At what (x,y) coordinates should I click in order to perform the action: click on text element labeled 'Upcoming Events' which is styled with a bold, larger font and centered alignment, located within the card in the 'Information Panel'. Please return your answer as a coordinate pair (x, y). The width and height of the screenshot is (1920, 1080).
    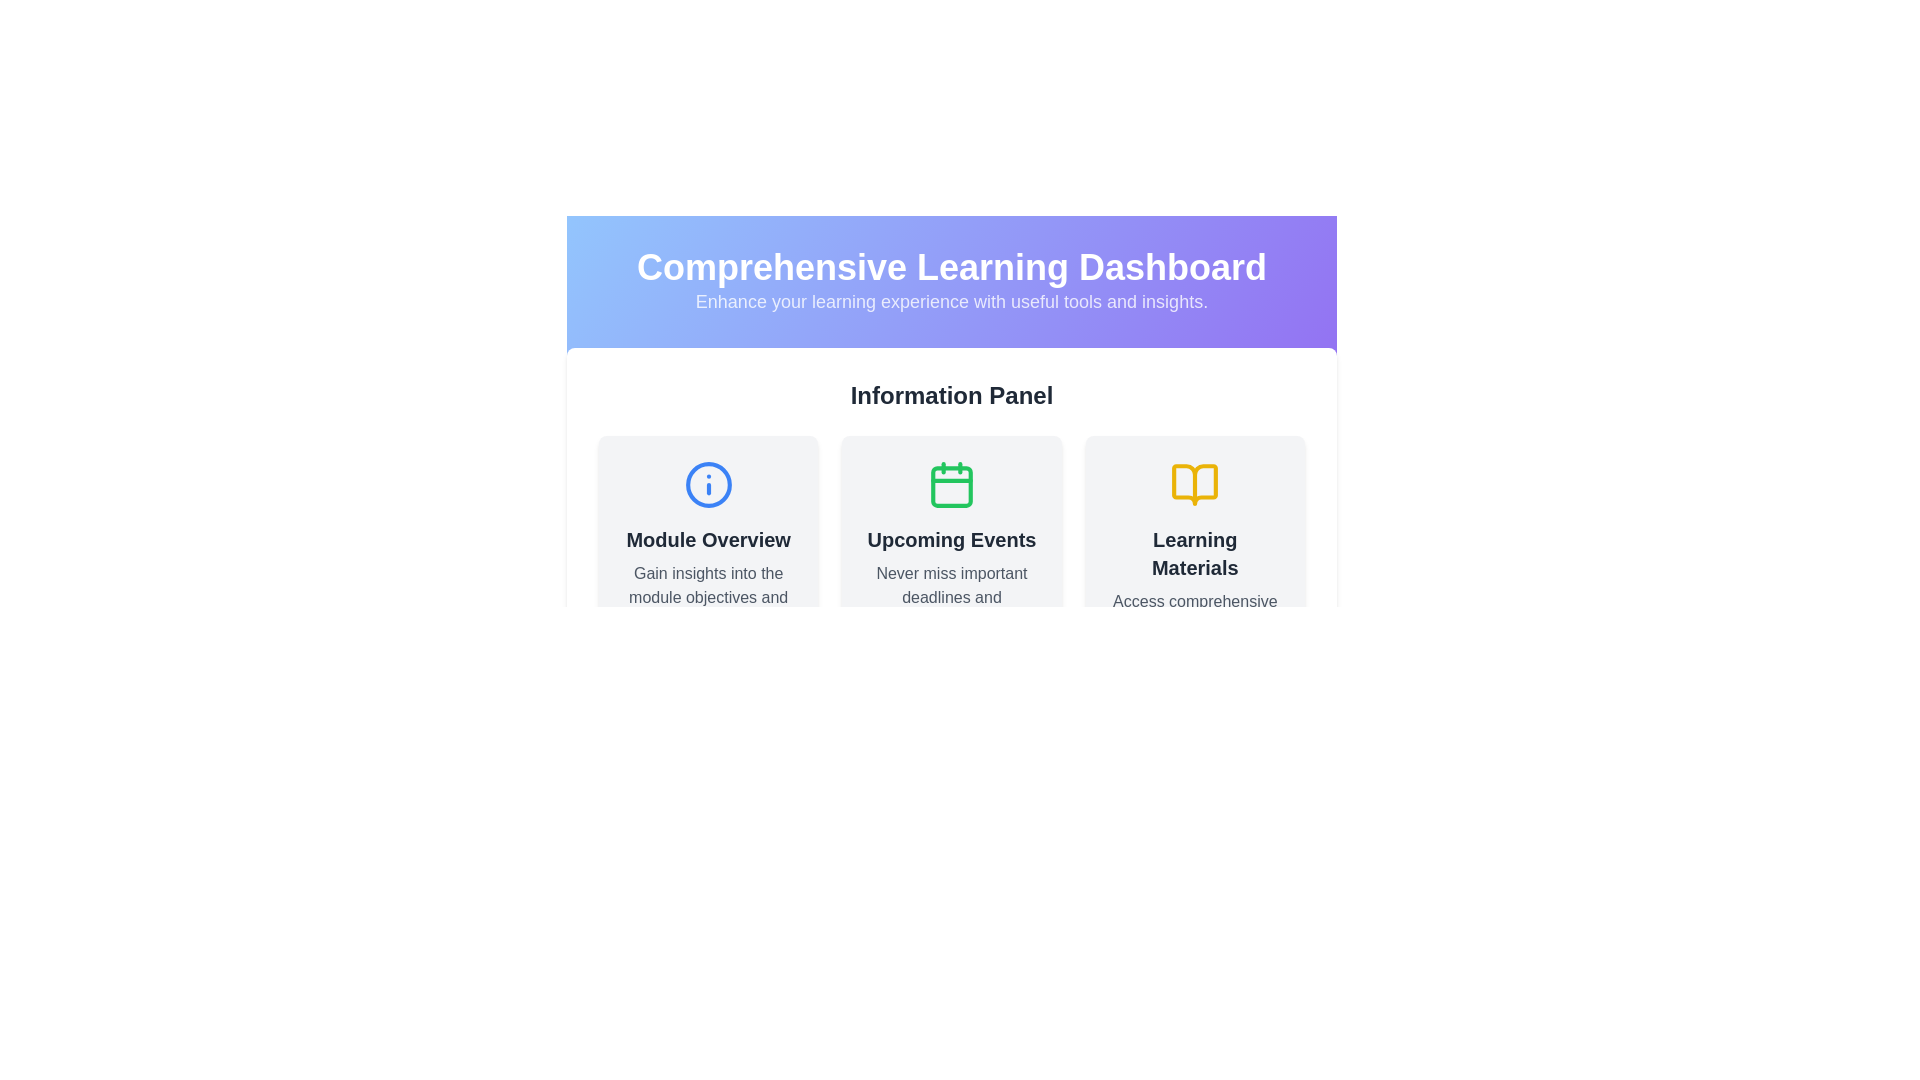
    Looking at the image, I should click on (950, 540).